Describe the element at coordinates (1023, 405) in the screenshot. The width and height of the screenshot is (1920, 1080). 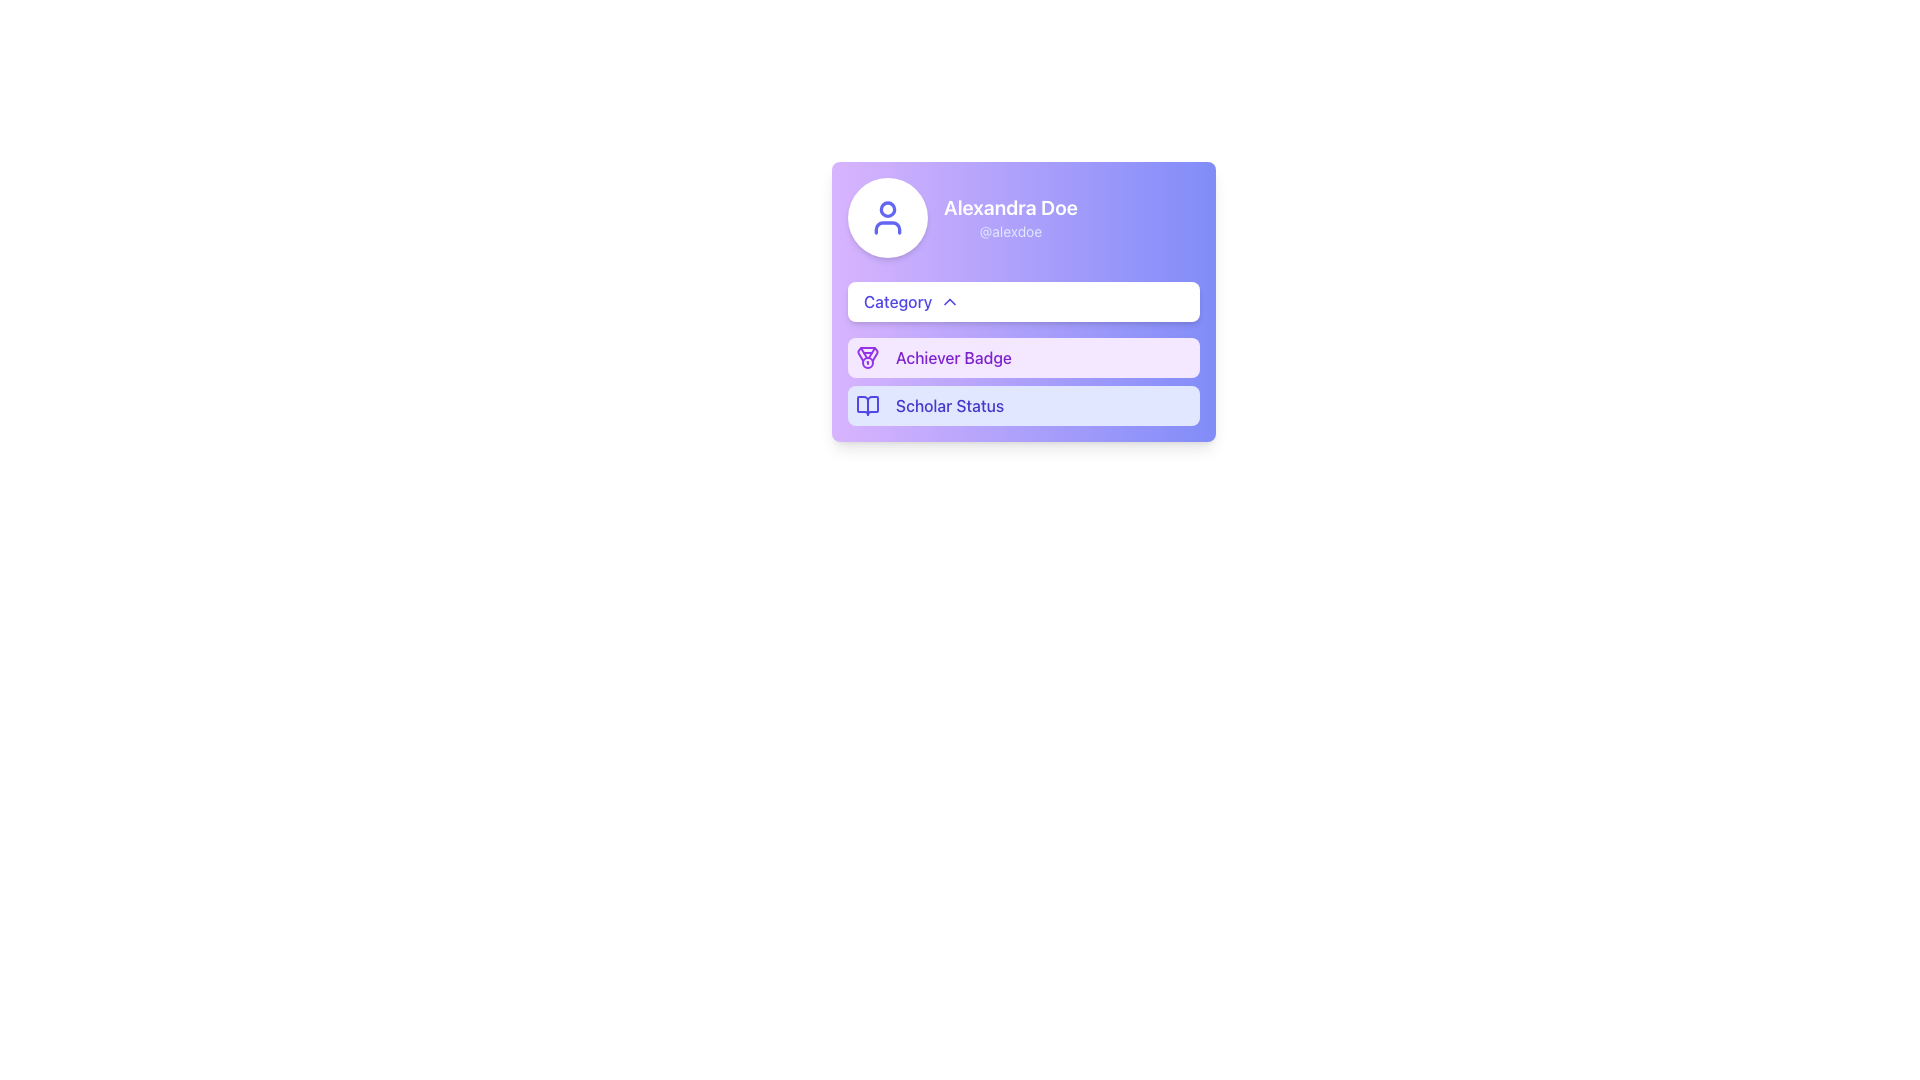
I see `the informational display card that indicates the user's achievement or status, located below the 'Achiever Badge' section in a vertically stacked layout` at that location.